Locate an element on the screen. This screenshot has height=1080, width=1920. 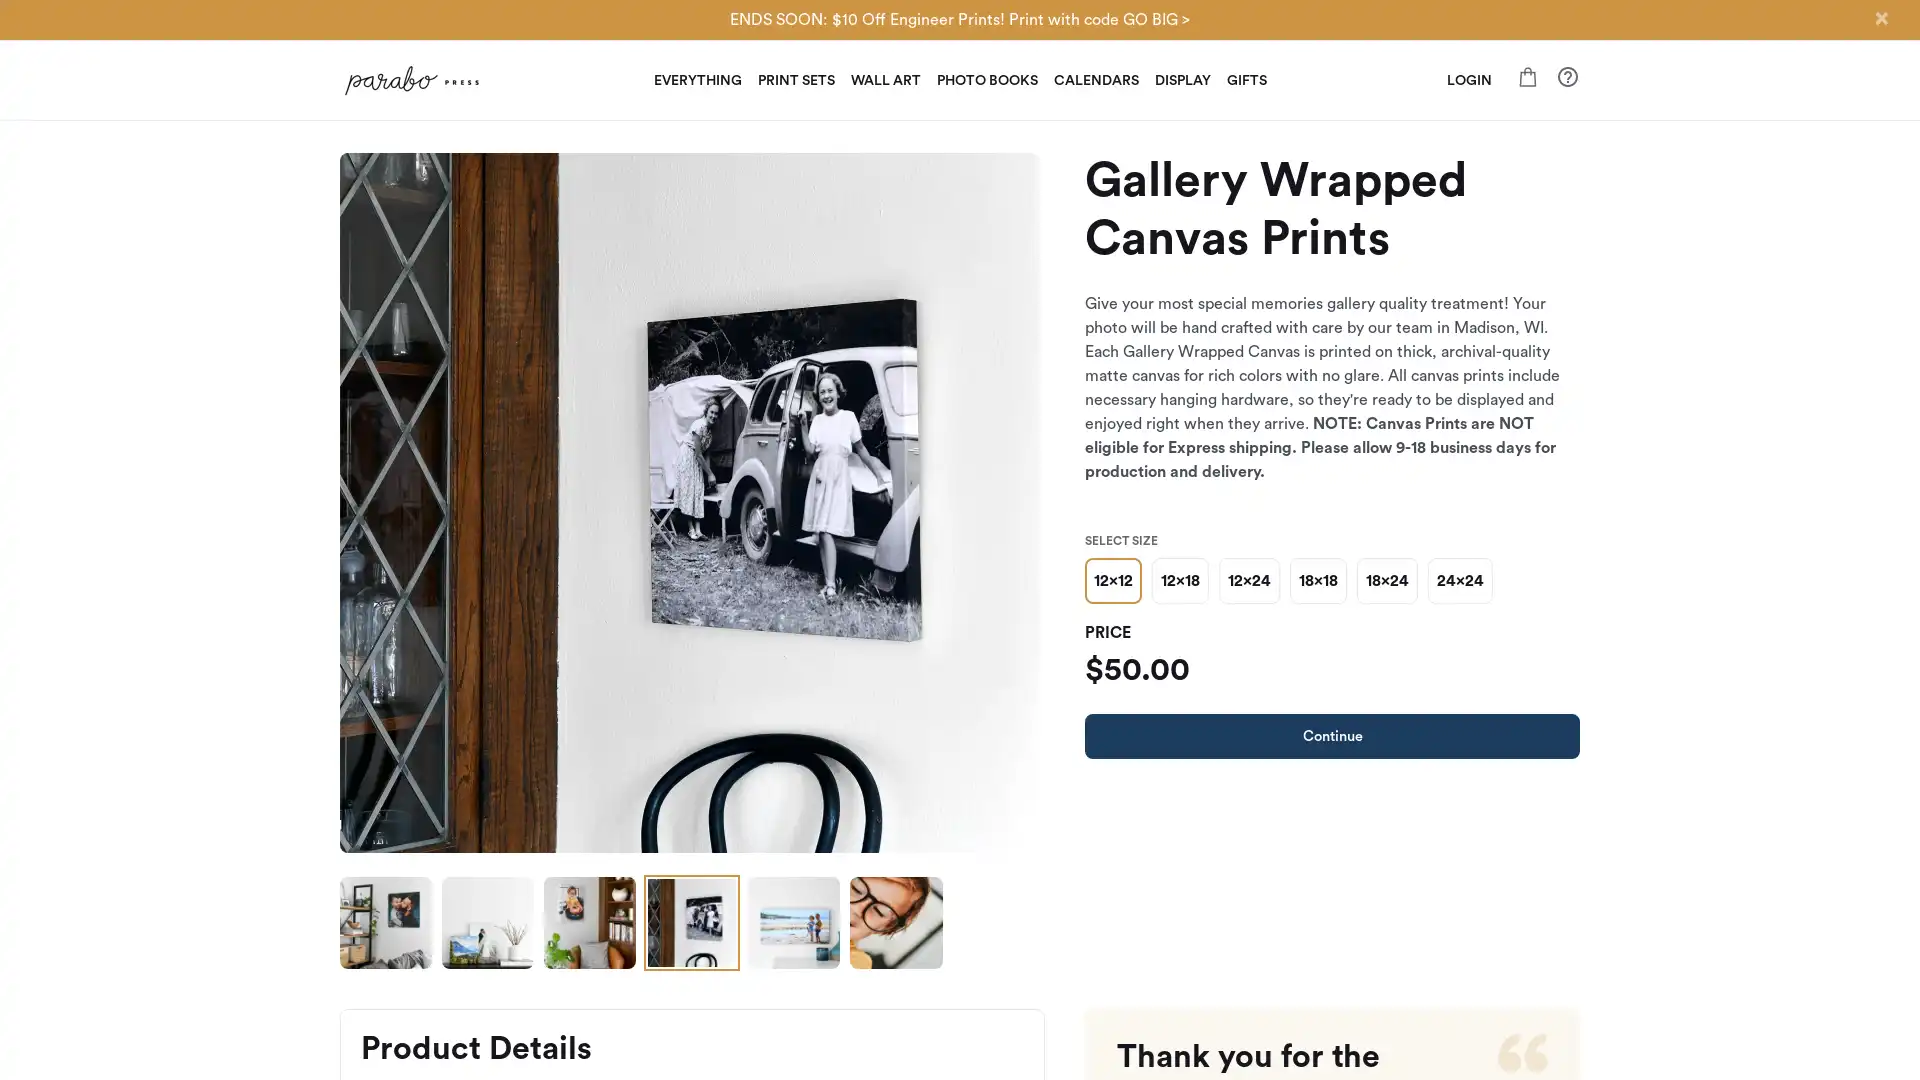
slide dot is located at coordinates (792, 922).